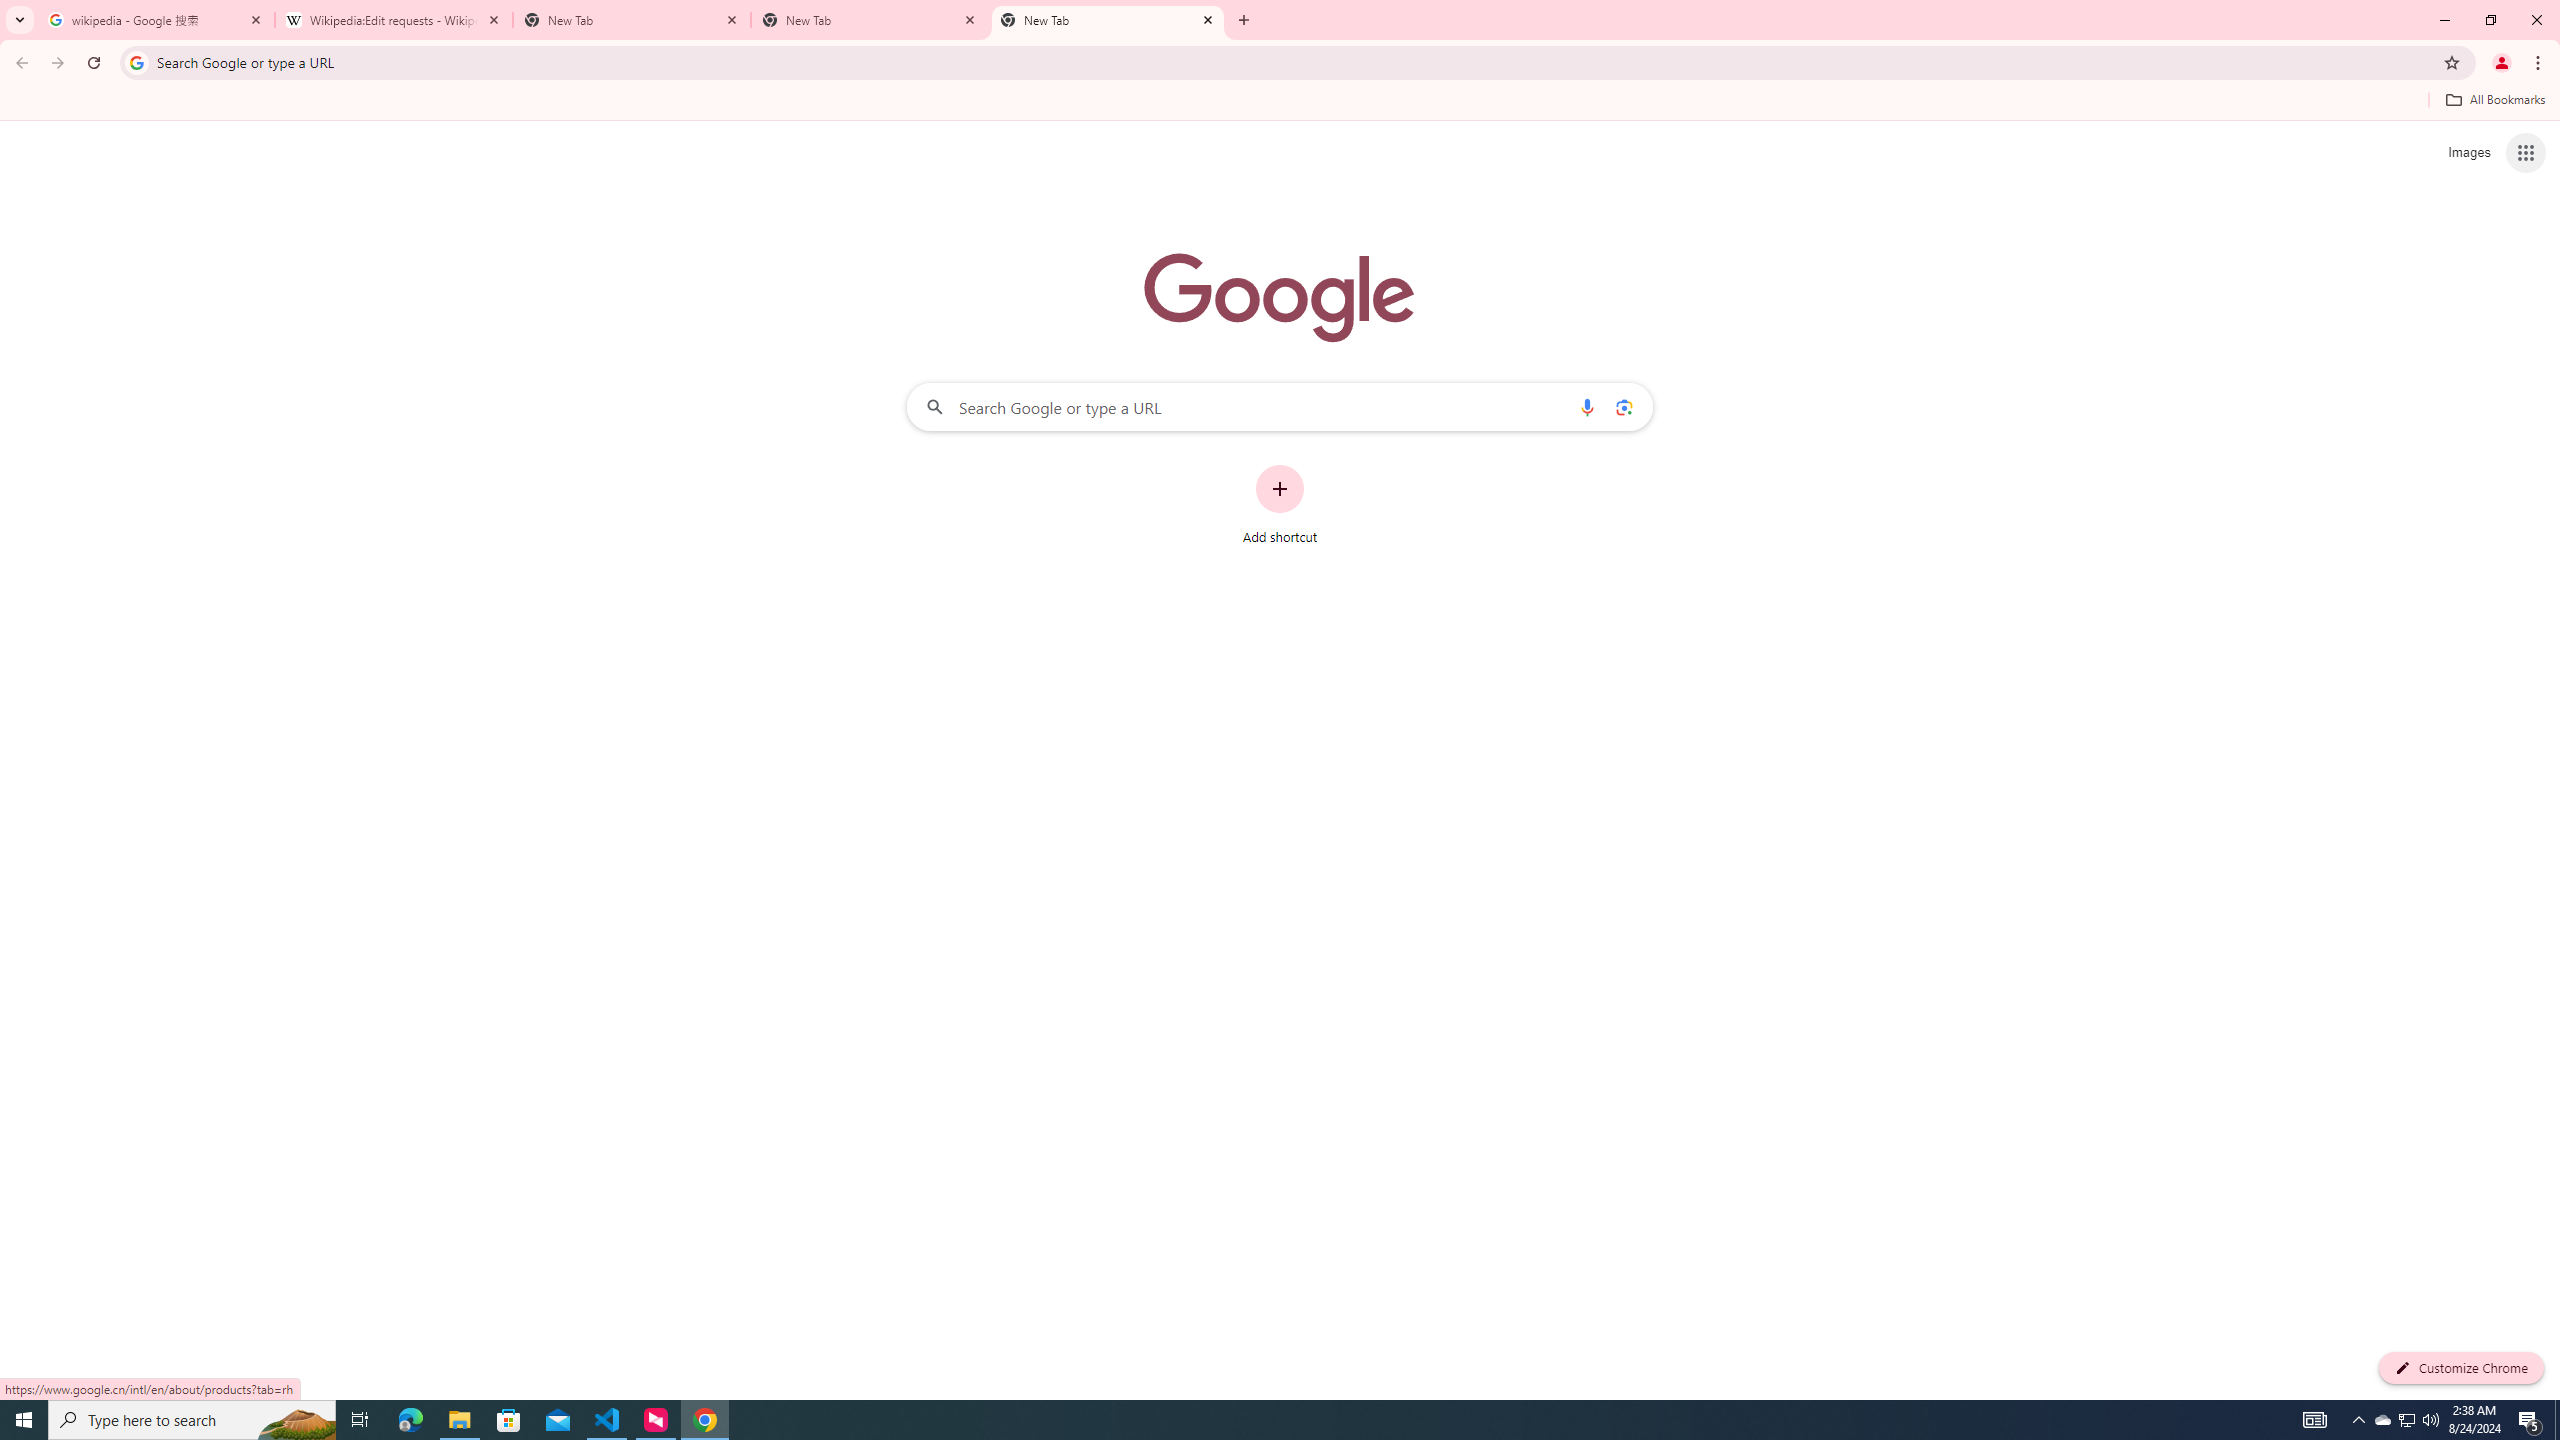 The image size is (2560, 1440). Describe the element at coordinates (1108, 19) in the screenshot. I see `'New Tab'` at that location.